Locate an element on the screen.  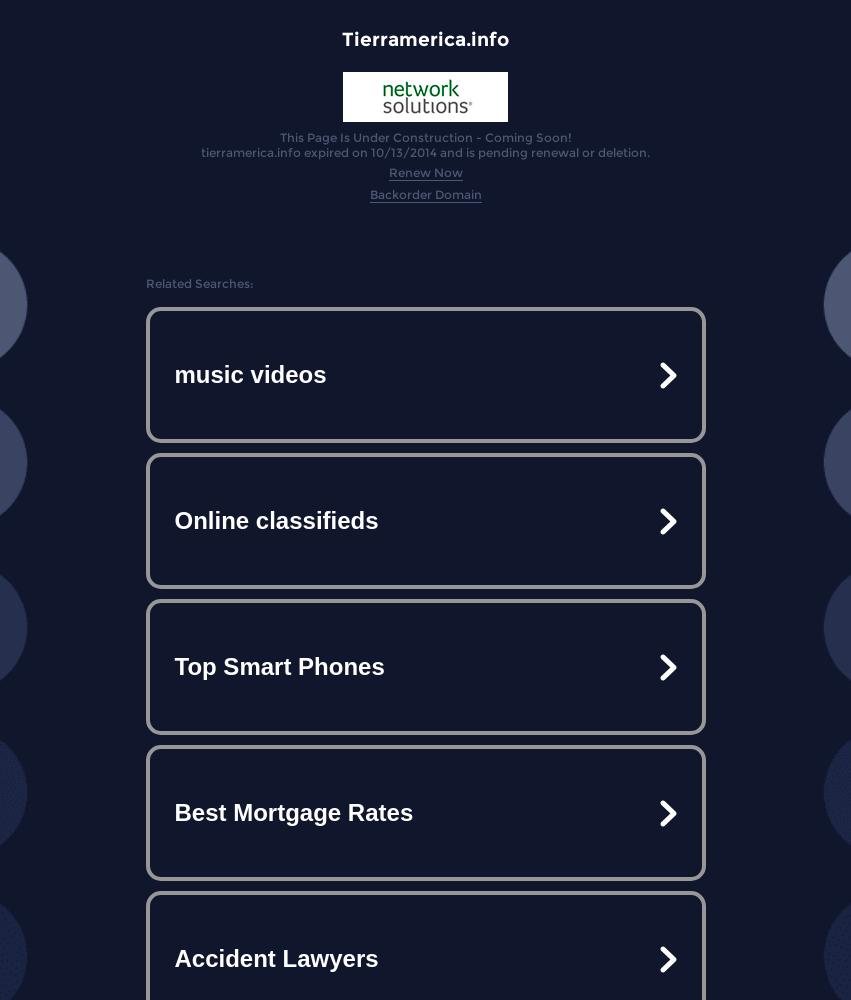
'This Page Is Under Construction - Coming Soon!' is located at coordinates (423, 137).